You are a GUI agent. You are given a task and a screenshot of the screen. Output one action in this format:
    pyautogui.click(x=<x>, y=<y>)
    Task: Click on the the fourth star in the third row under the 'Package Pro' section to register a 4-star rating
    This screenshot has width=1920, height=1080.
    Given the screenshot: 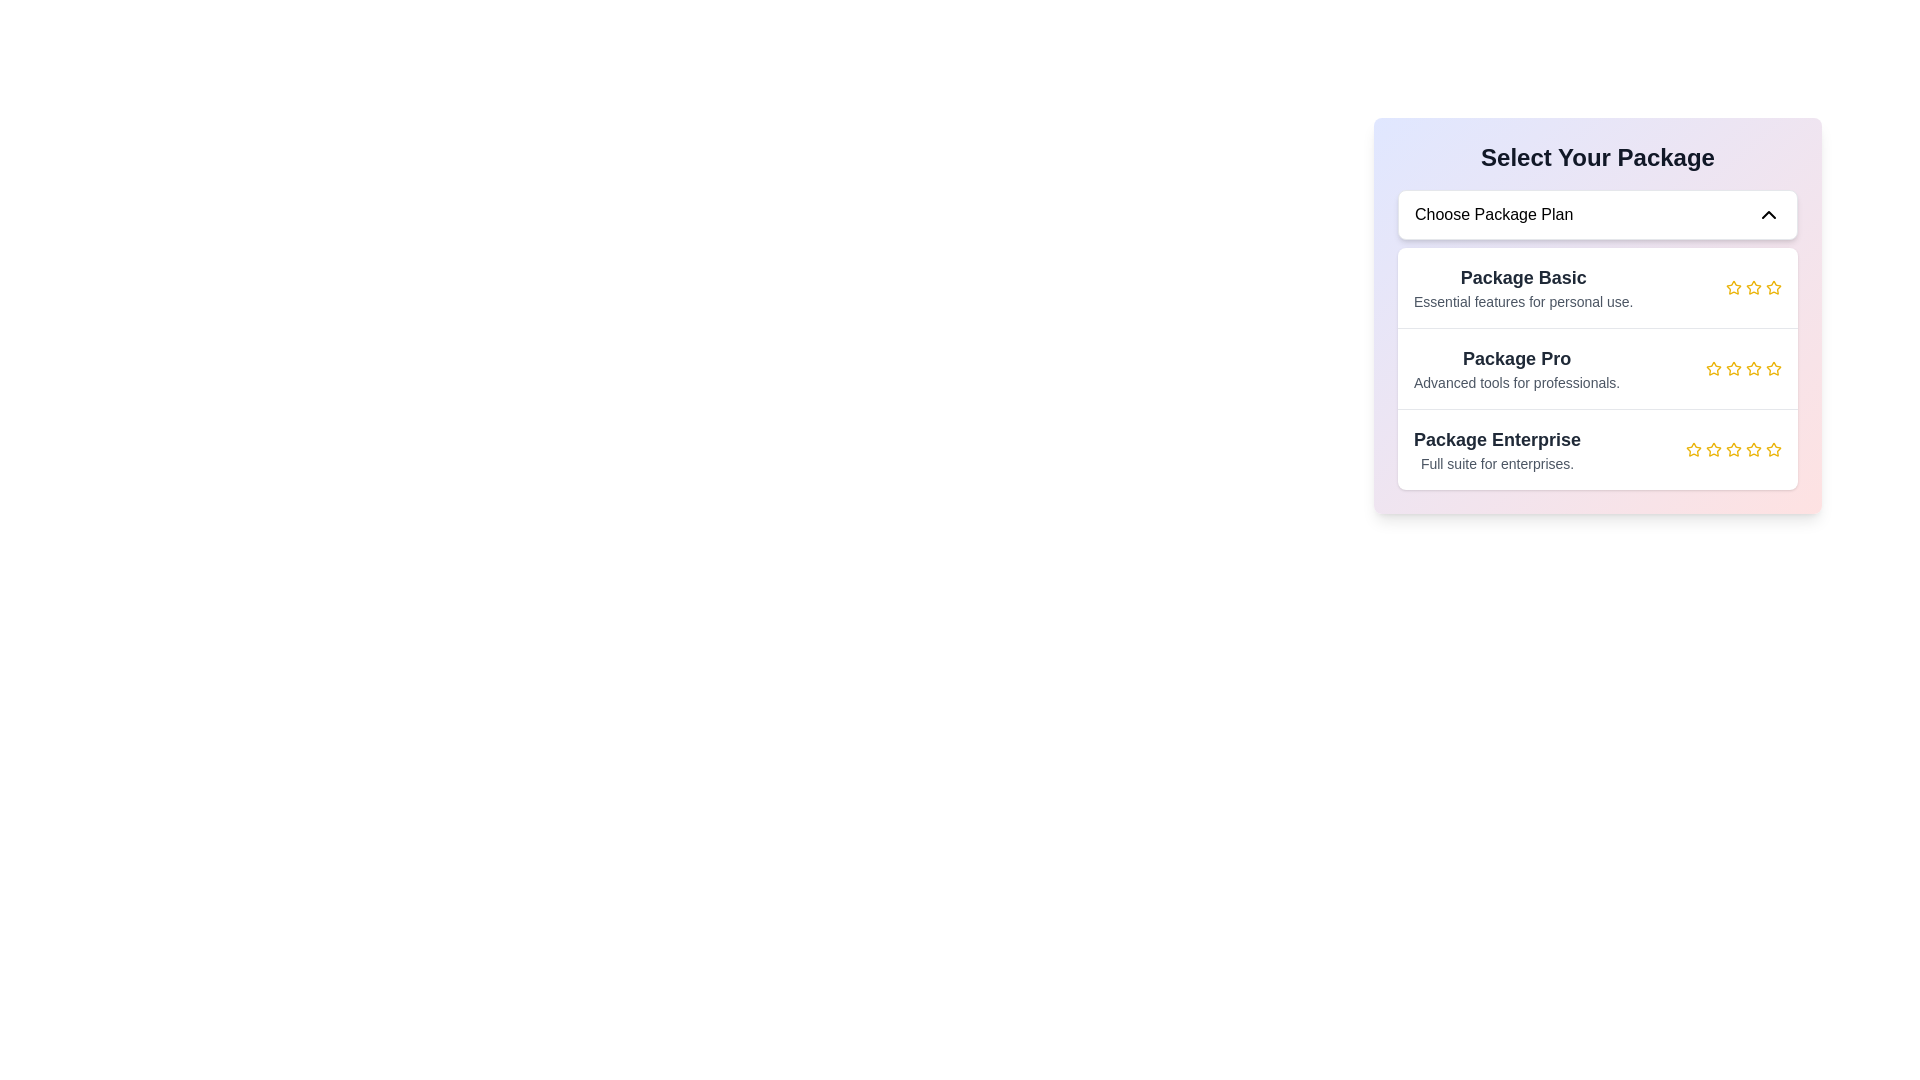 What is the action you would take?
    pyautogui.click(x=1774, y=368)
    